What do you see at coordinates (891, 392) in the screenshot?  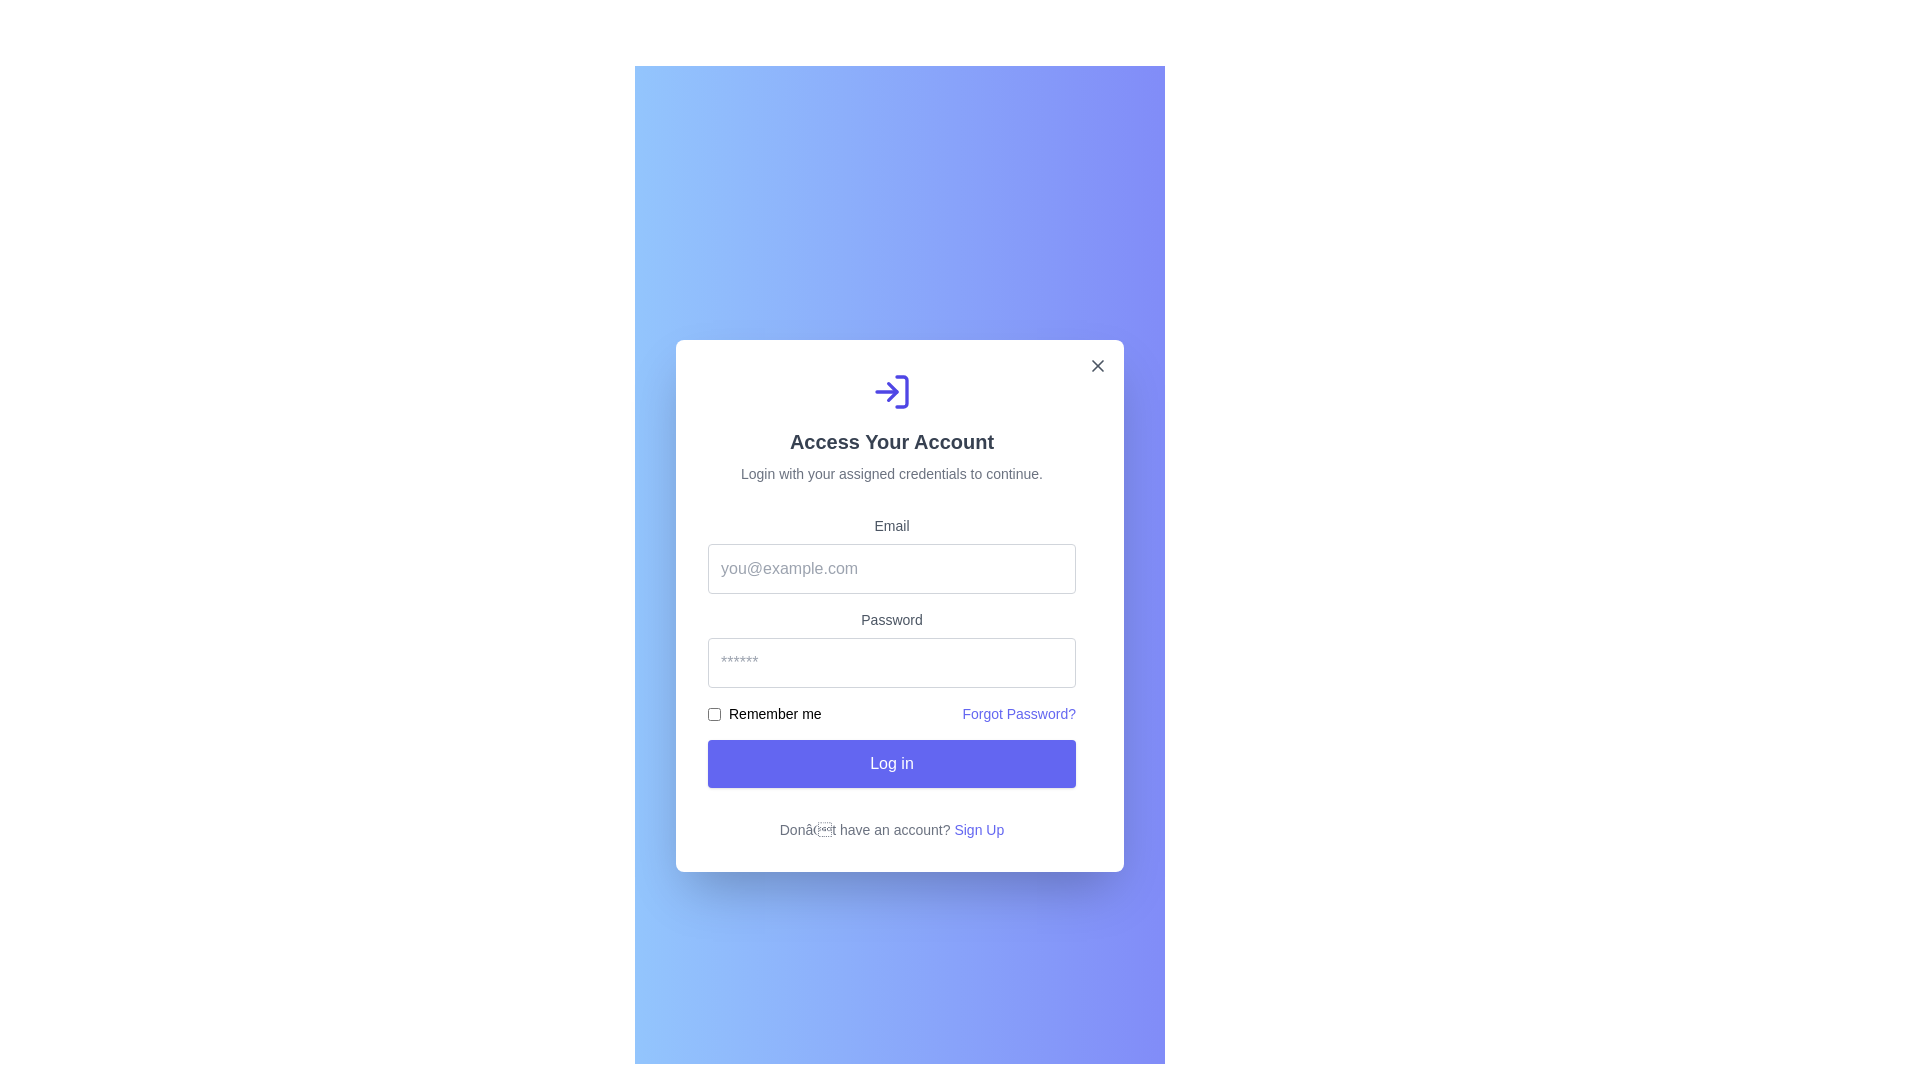 I see `the 'Log In' or 'Sign In' icon located at the top of the modal dialog, centered horizontally and above the text 'Access Your Account'` at bounding box center [891, 392].